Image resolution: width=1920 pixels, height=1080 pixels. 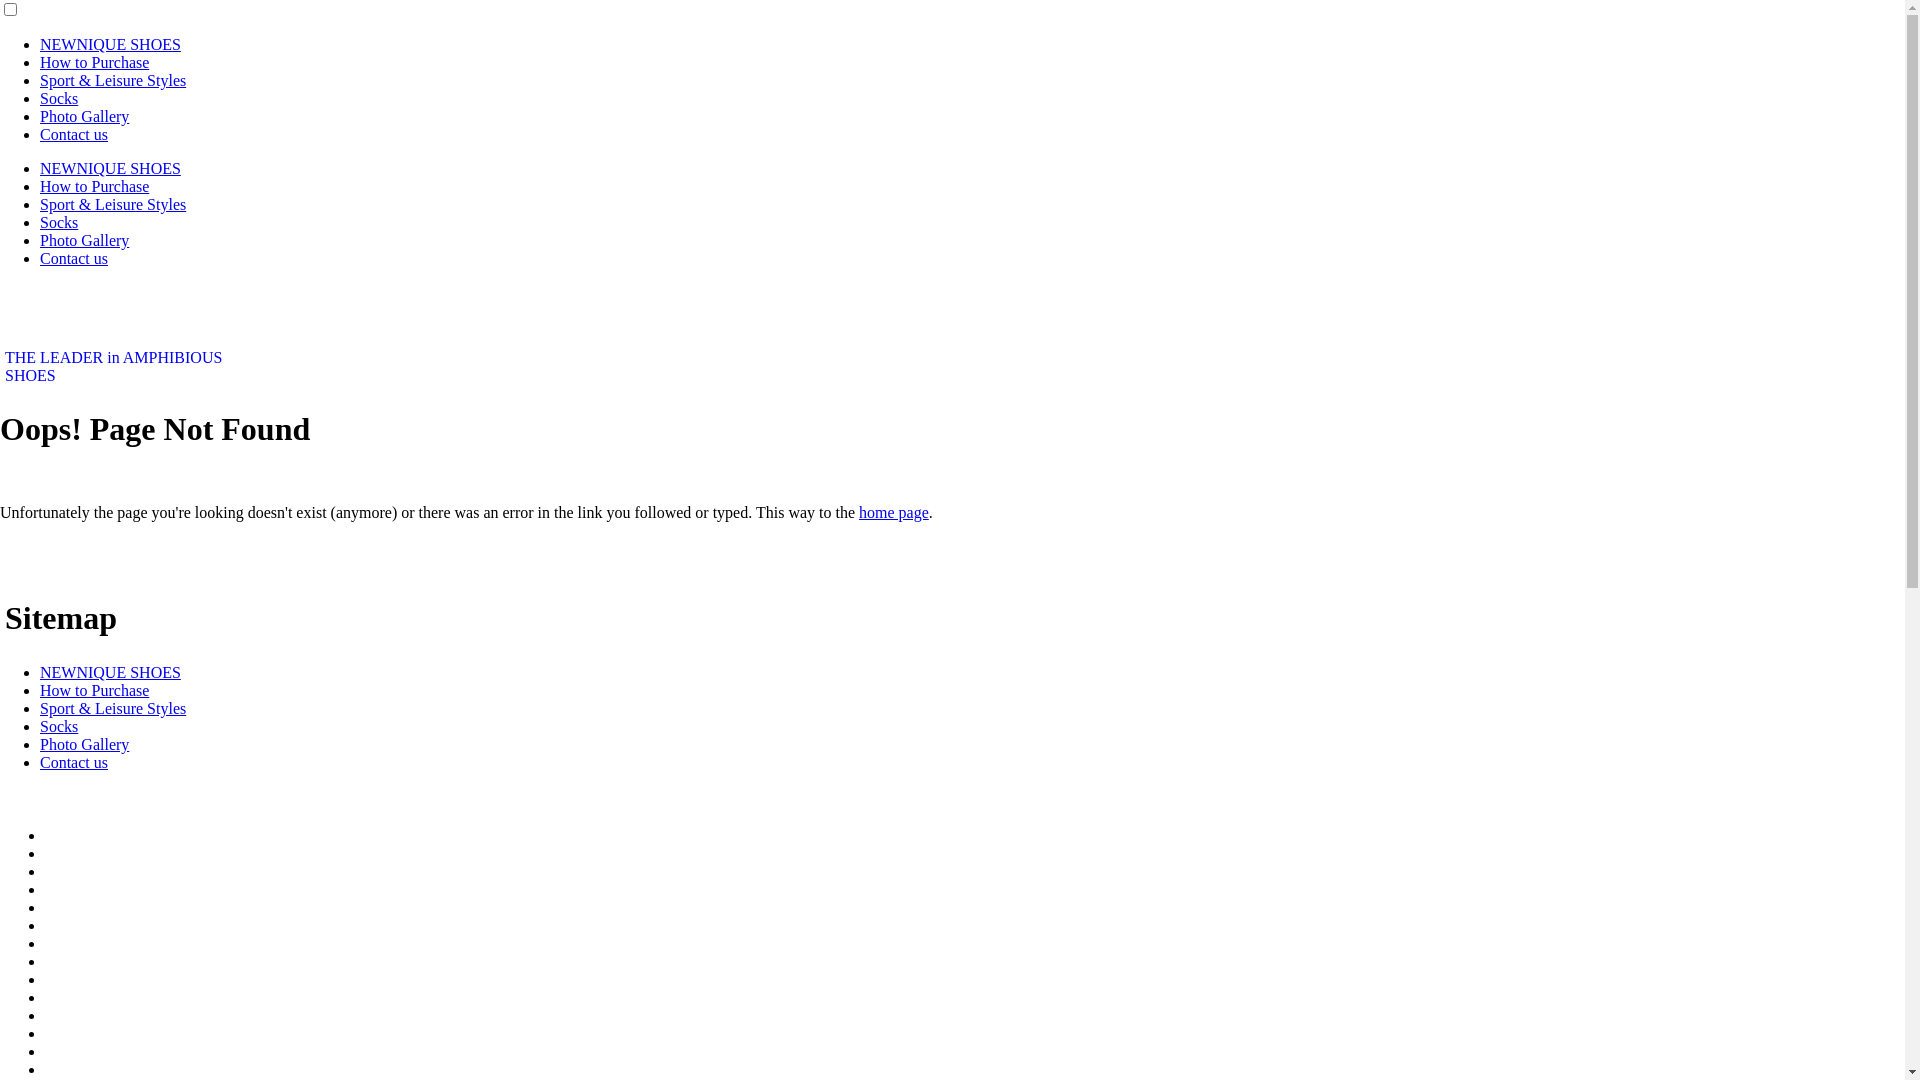 What do you see at coordinates (93, 186) in the screenshot?
I see `'How to Purchase'` at bounding box center [93, 186].